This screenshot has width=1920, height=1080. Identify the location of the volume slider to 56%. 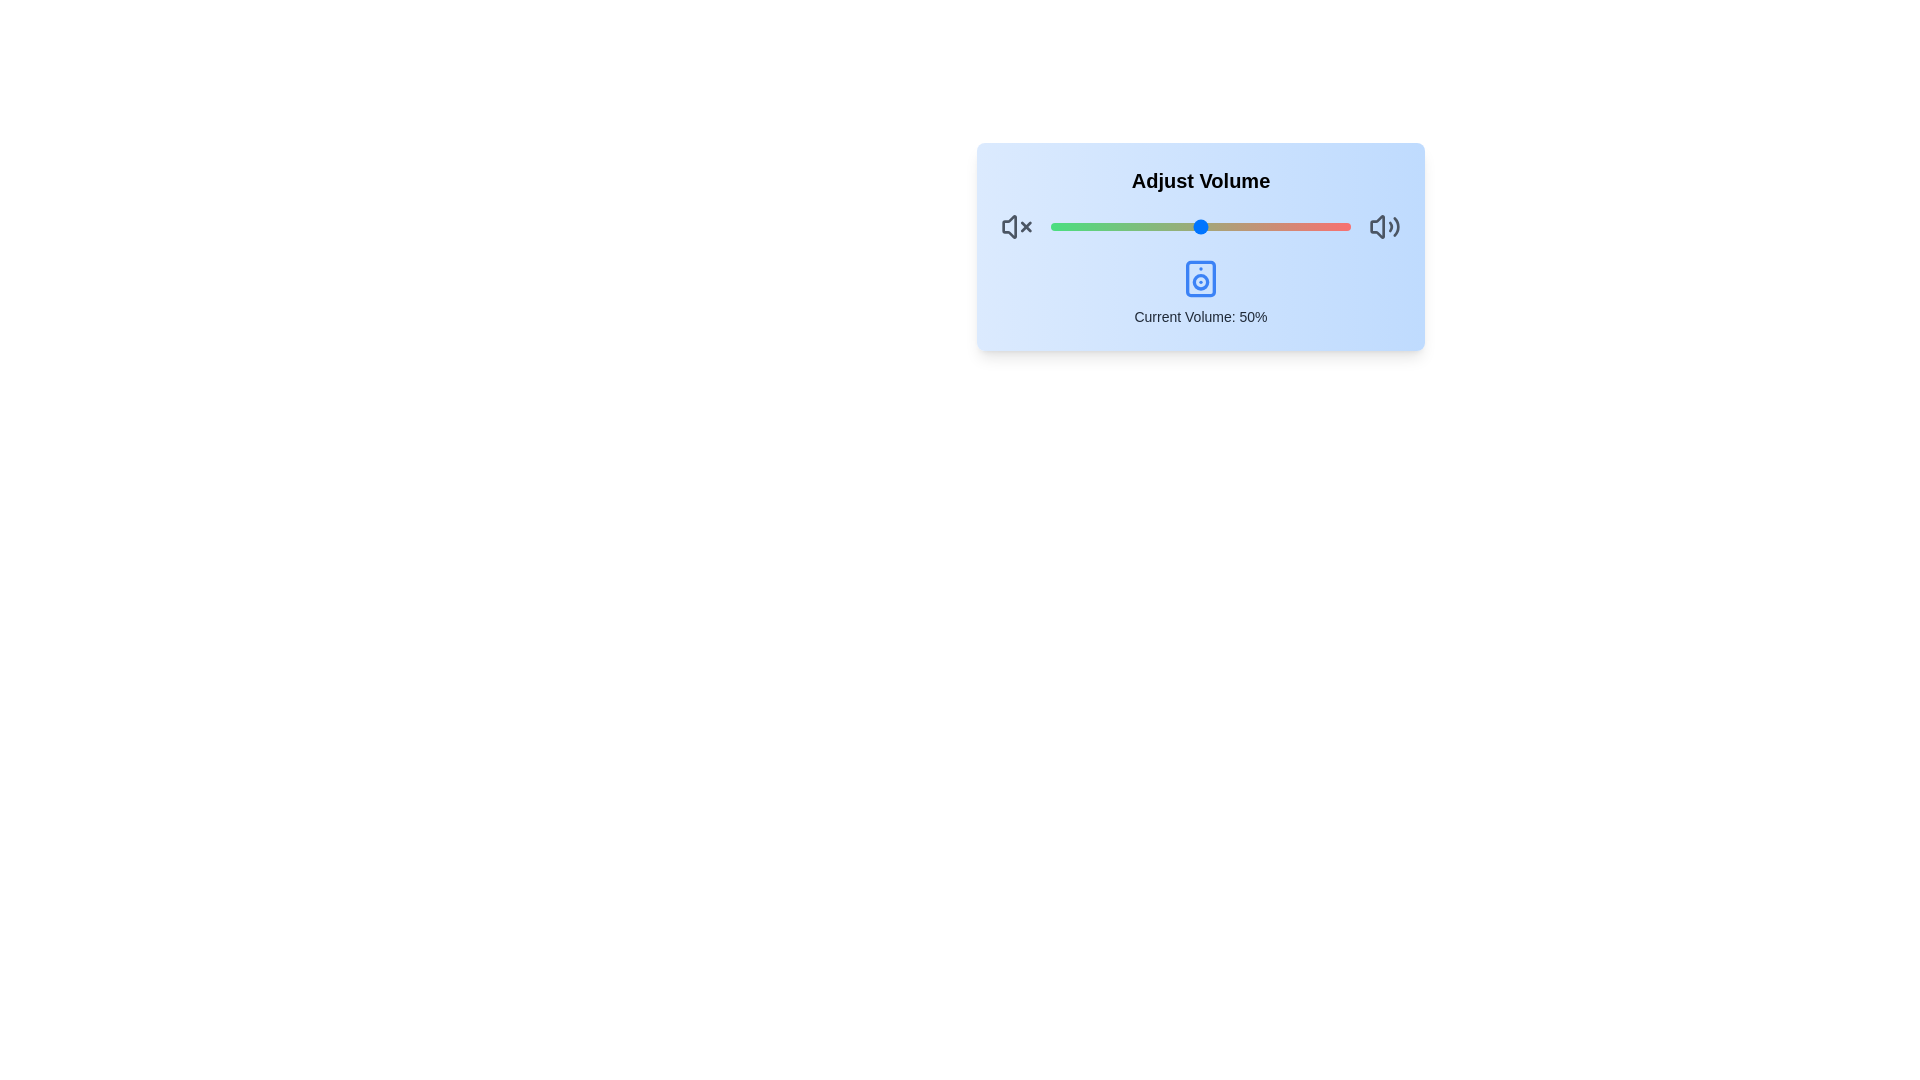
(1218, 226).